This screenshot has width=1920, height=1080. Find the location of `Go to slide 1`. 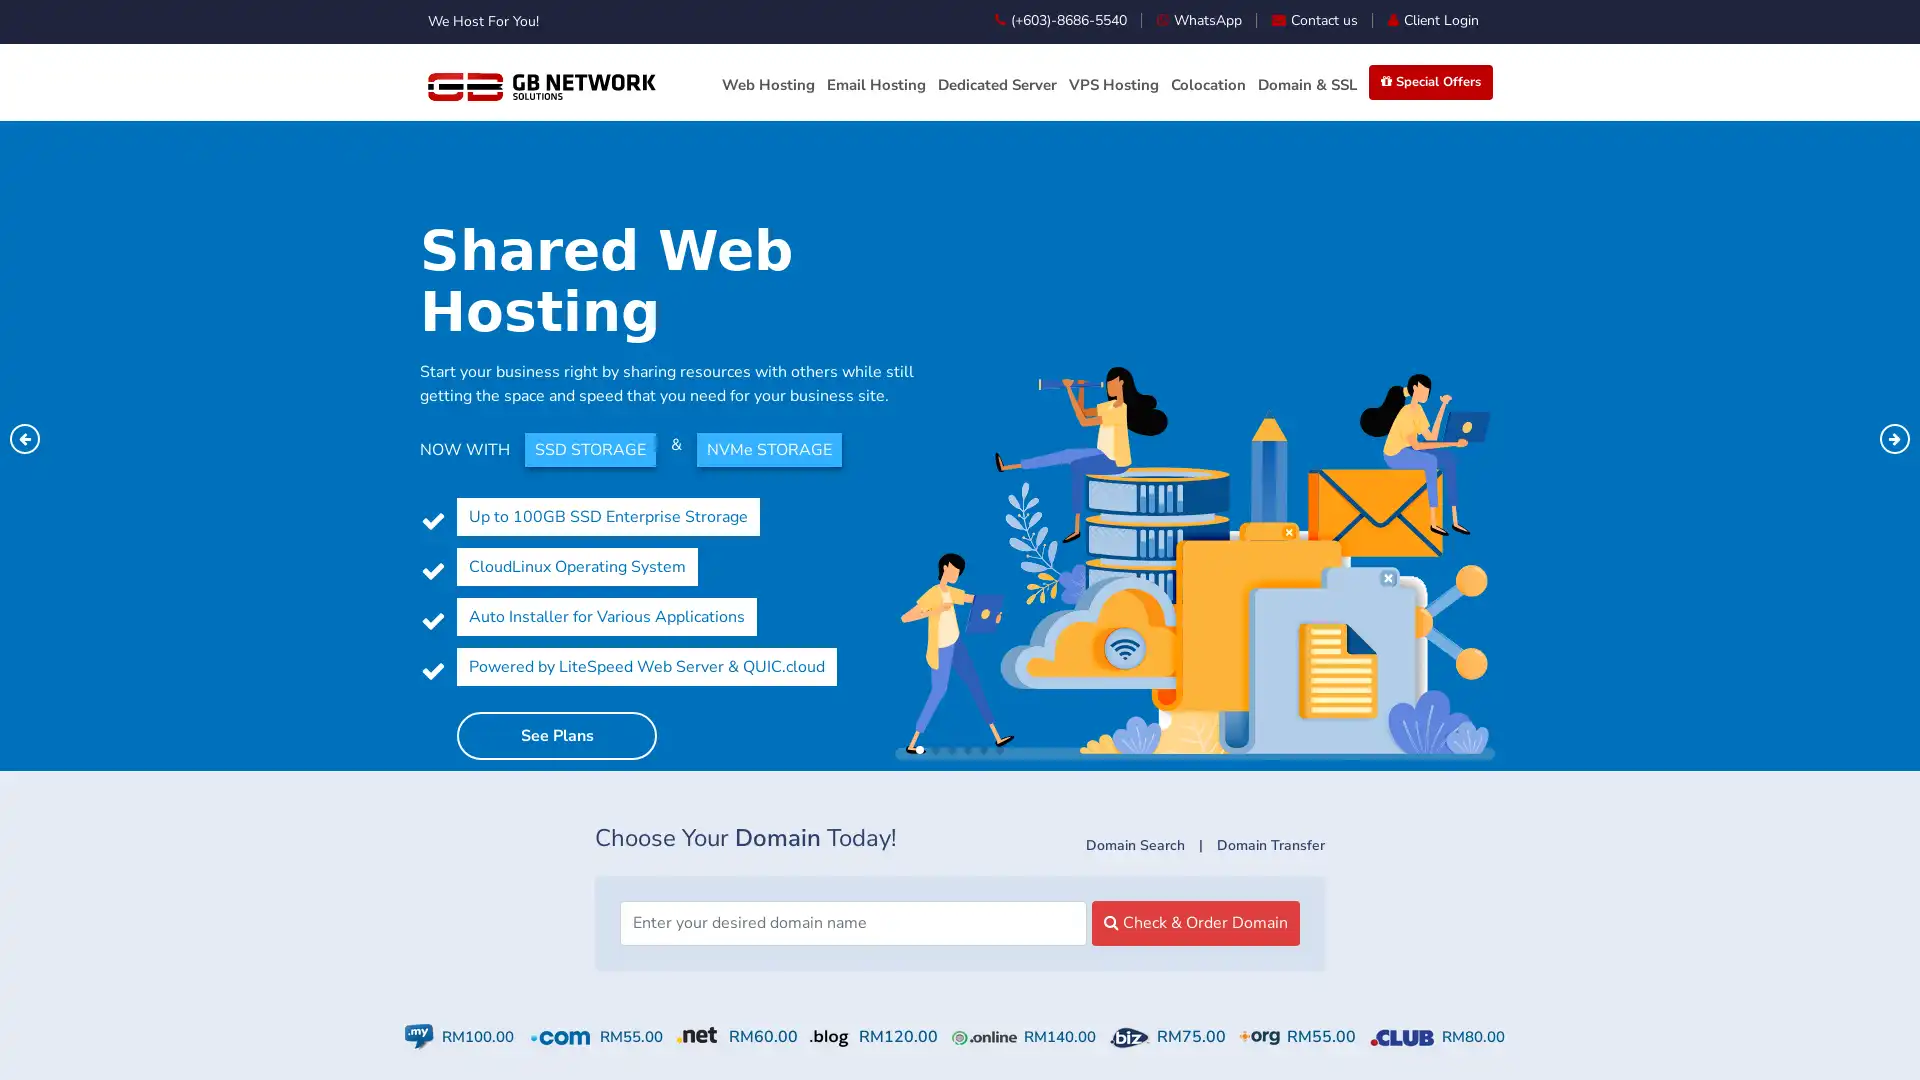

Go to slide 1 is located at coordinates (919, 749).